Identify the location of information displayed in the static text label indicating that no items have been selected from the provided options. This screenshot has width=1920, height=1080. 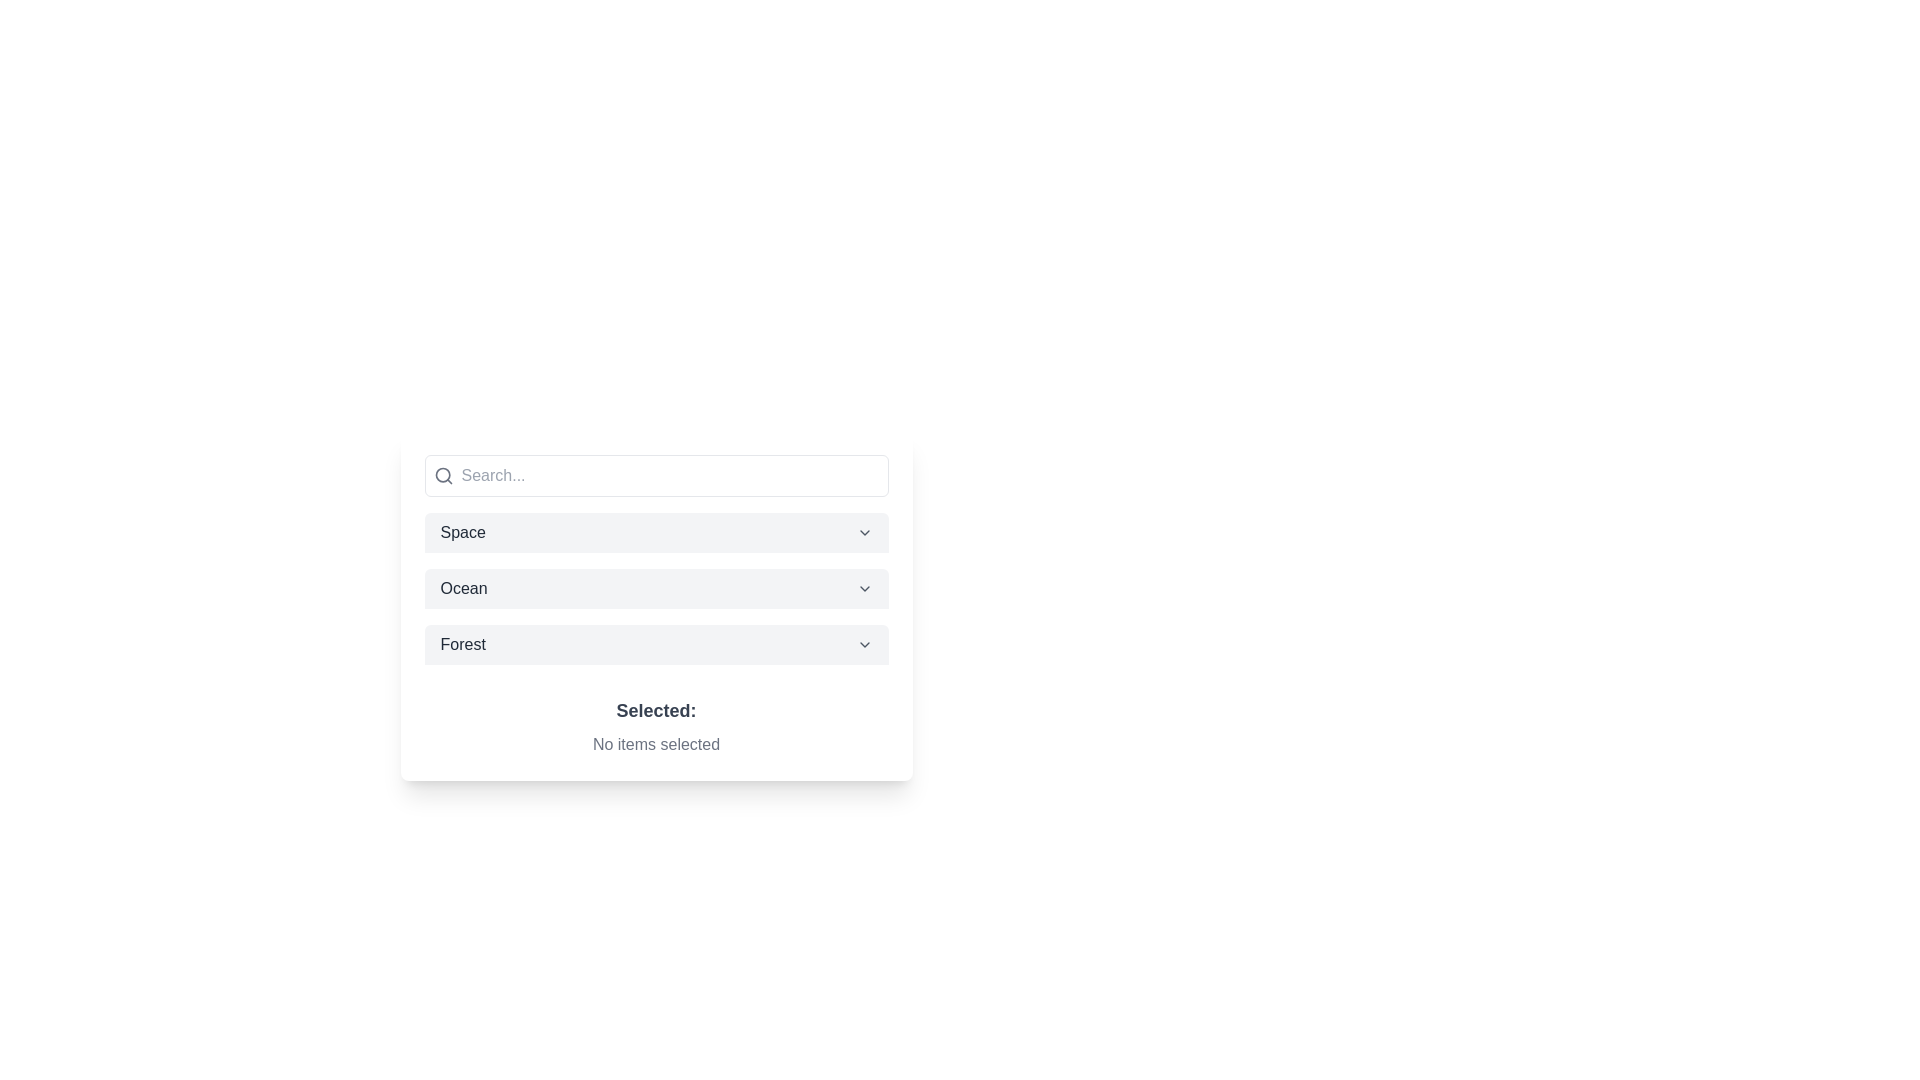
(656, 744).